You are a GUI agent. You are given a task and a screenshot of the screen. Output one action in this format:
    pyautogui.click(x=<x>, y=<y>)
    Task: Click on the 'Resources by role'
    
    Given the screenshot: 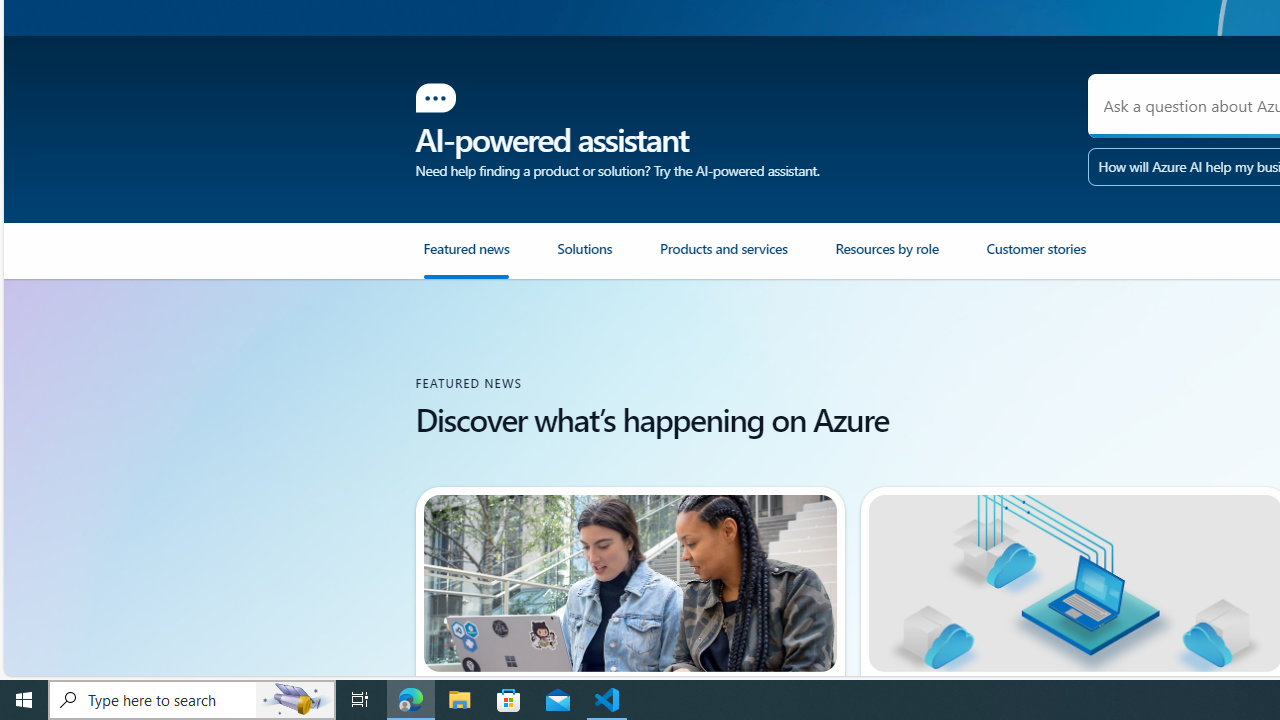 What is the action you would take?
    pyautogui.click(x=886, y=256)
    